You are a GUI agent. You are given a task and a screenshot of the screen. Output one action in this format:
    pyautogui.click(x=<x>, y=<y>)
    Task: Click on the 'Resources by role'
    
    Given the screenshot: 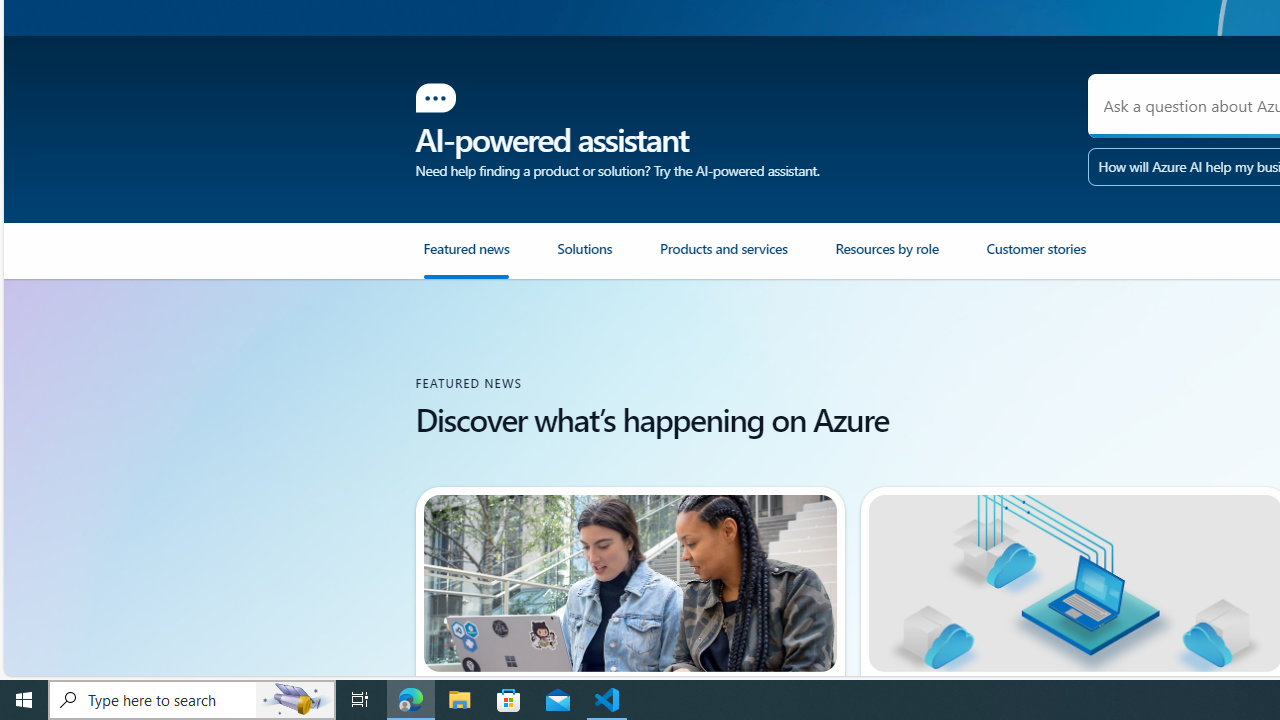 What is the action you would take?
    pyautogui.click(x=886, y=256)
    